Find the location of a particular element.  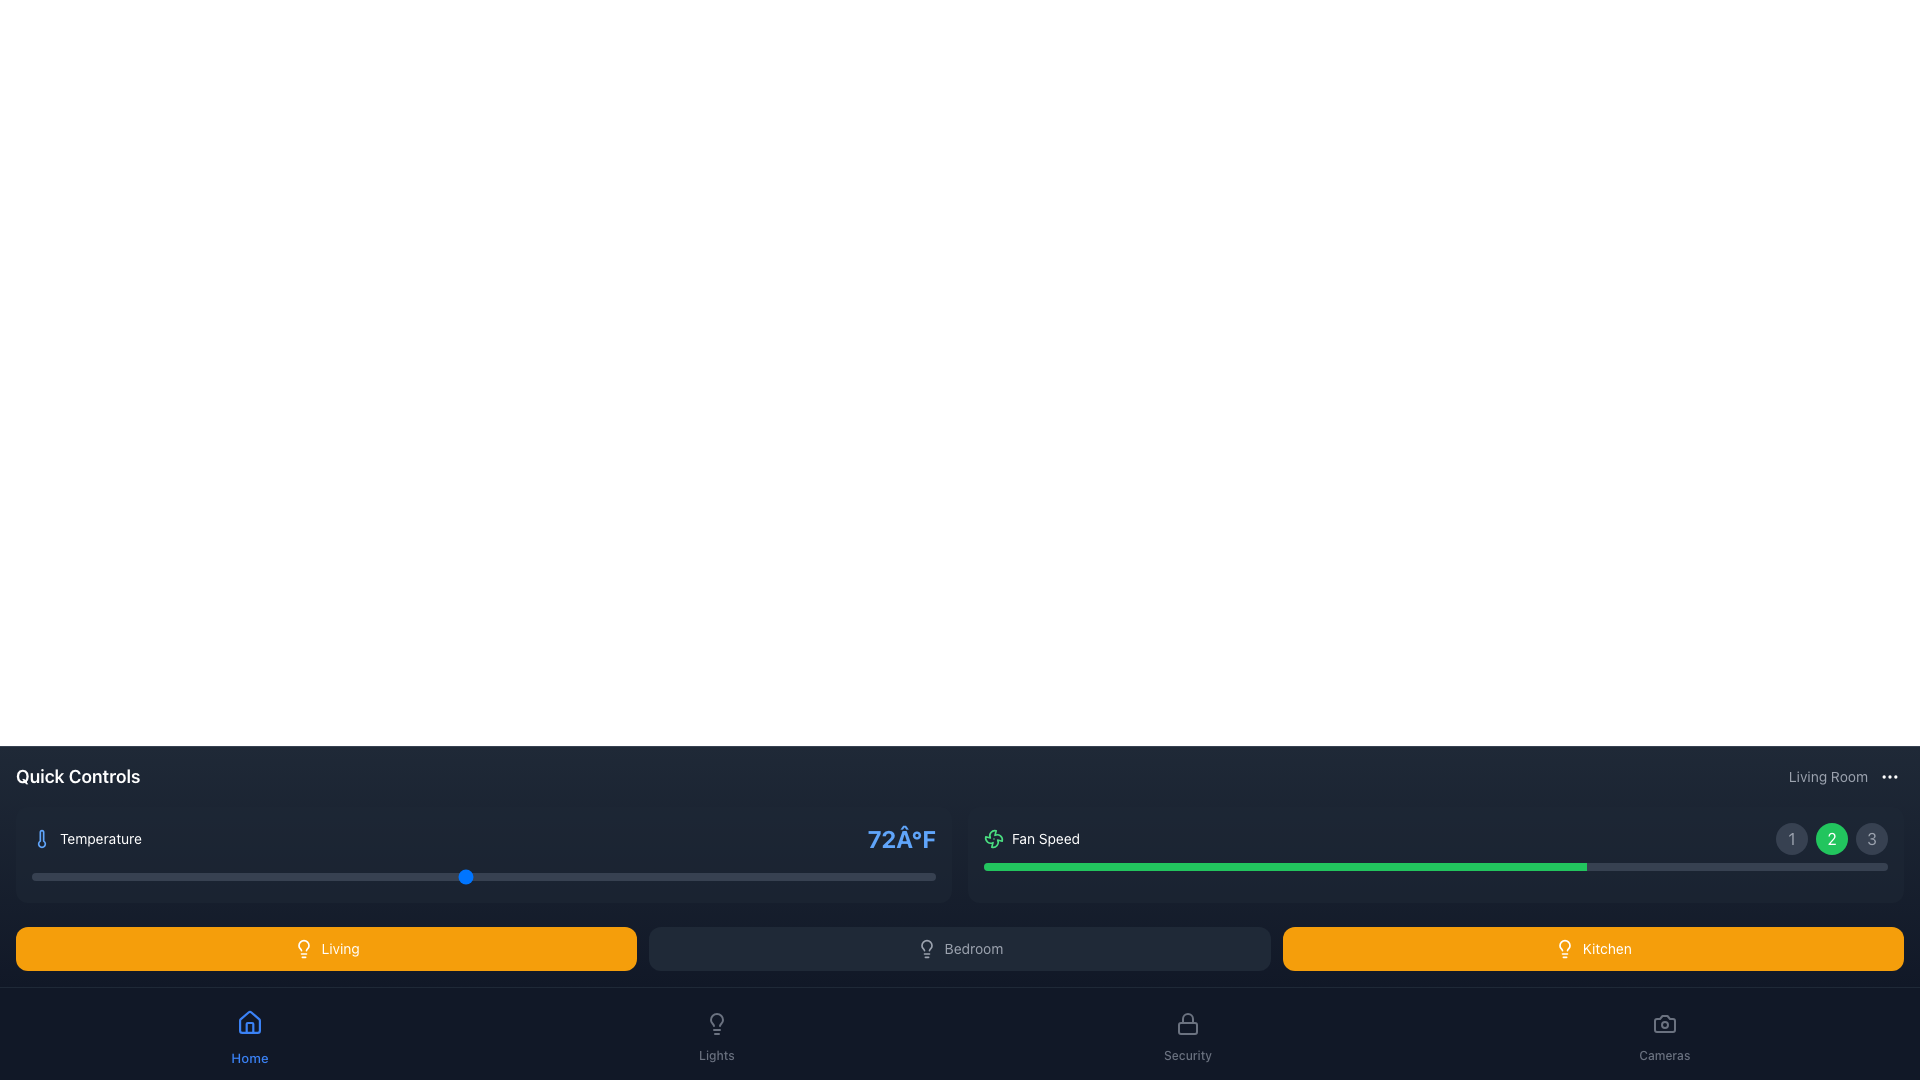

information from the static label displaying the word 'Lights' in a gray color, located centrally under the lightbulb icon is located at coordinates (716, 1055).